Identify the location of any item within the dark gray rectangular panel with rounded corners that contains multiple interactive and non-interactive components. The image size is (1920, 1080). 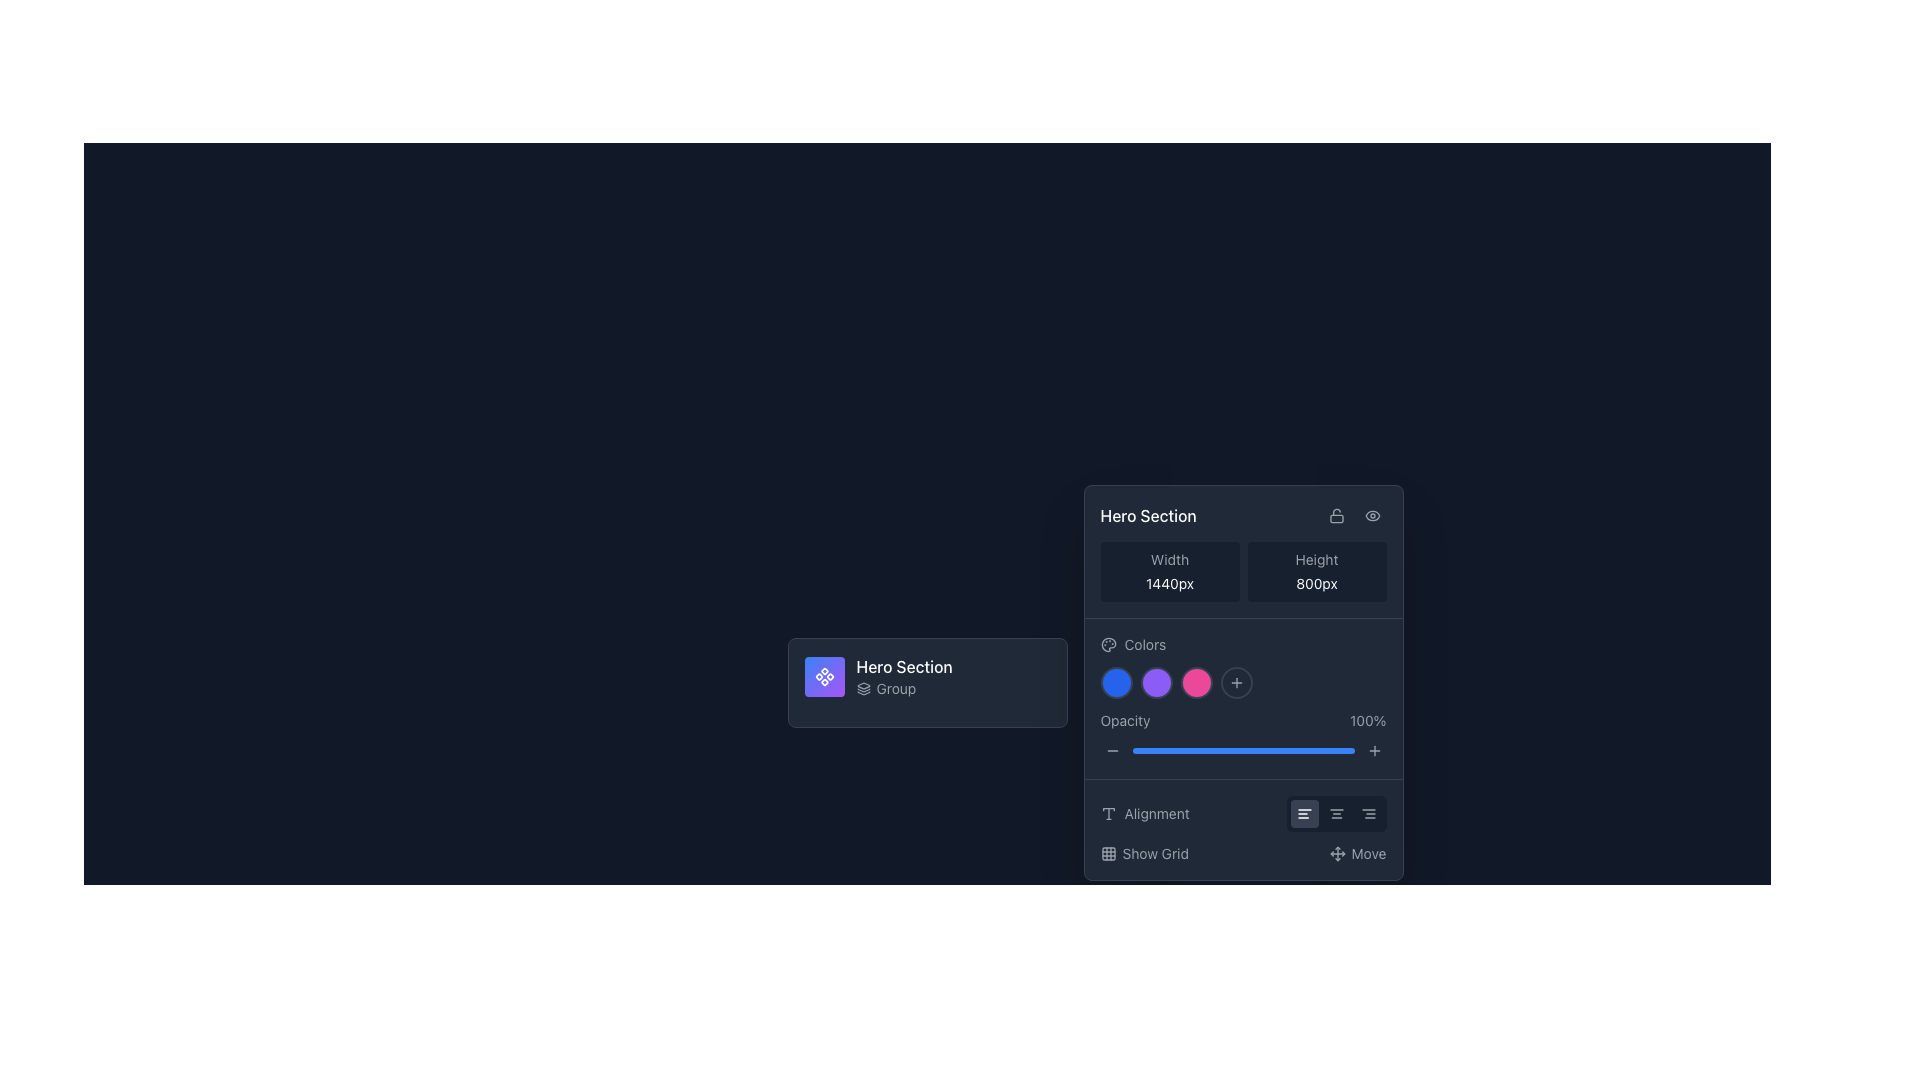
(1242, 681).